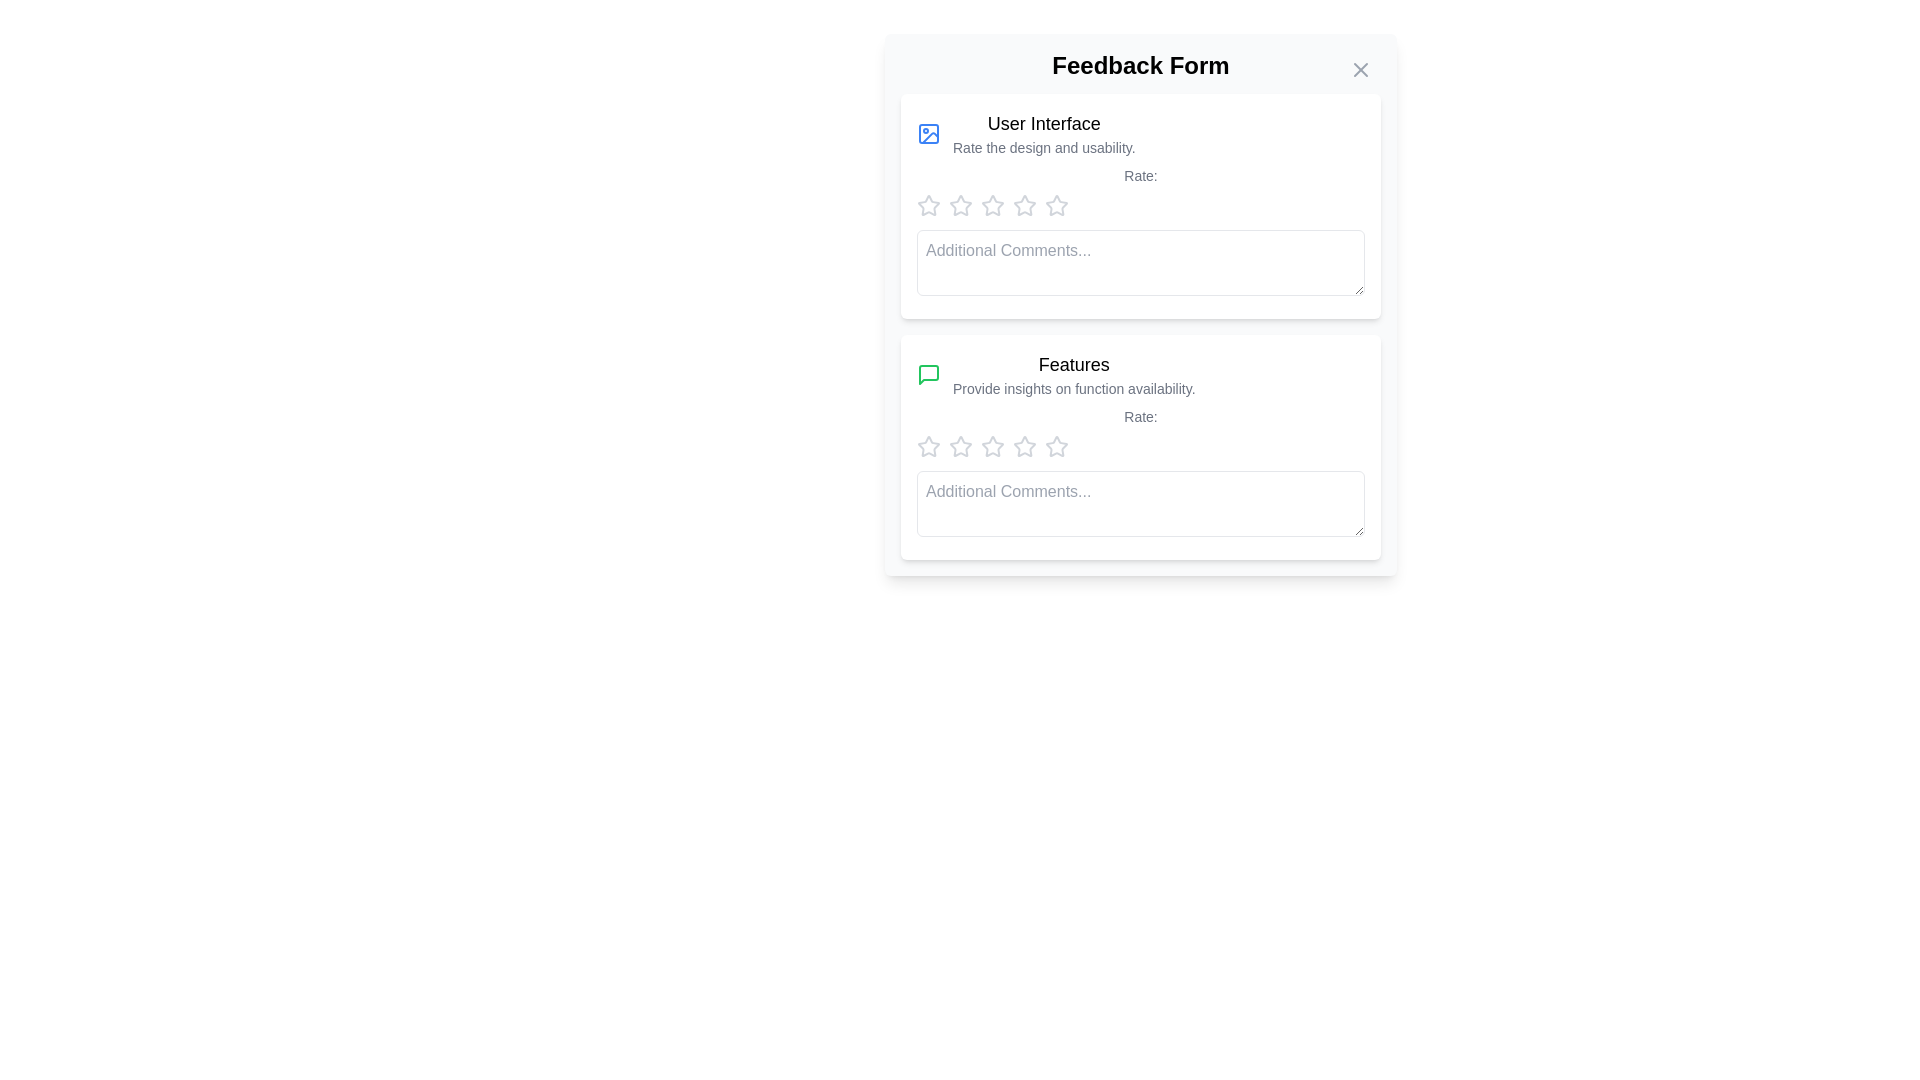 Image resolution: width=1920 pixels, height=1080 pixels. I want to click on the small, square-shaped button with an 'X' icon in the center, so click(1360, 68).